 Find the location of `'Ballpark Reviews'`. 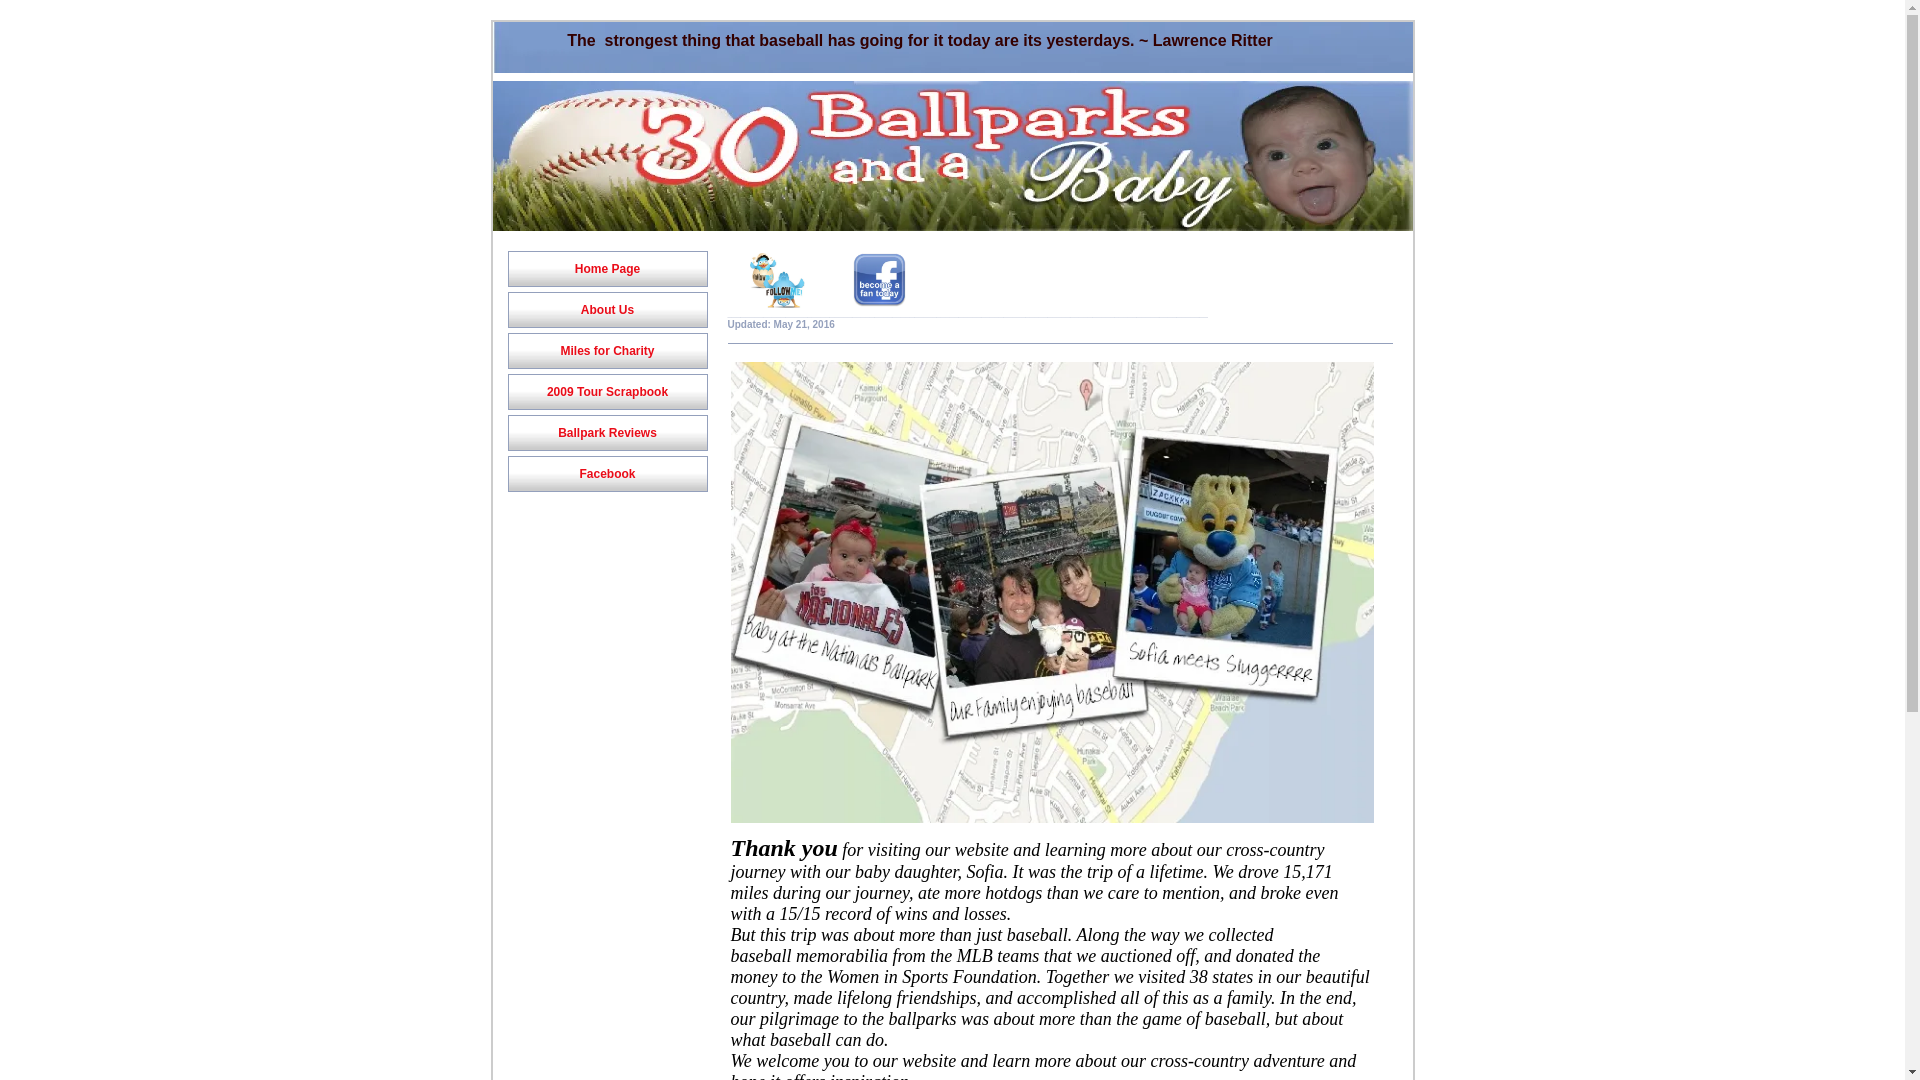

'Ballpark Reviews' is located at coordinates (508, 431).